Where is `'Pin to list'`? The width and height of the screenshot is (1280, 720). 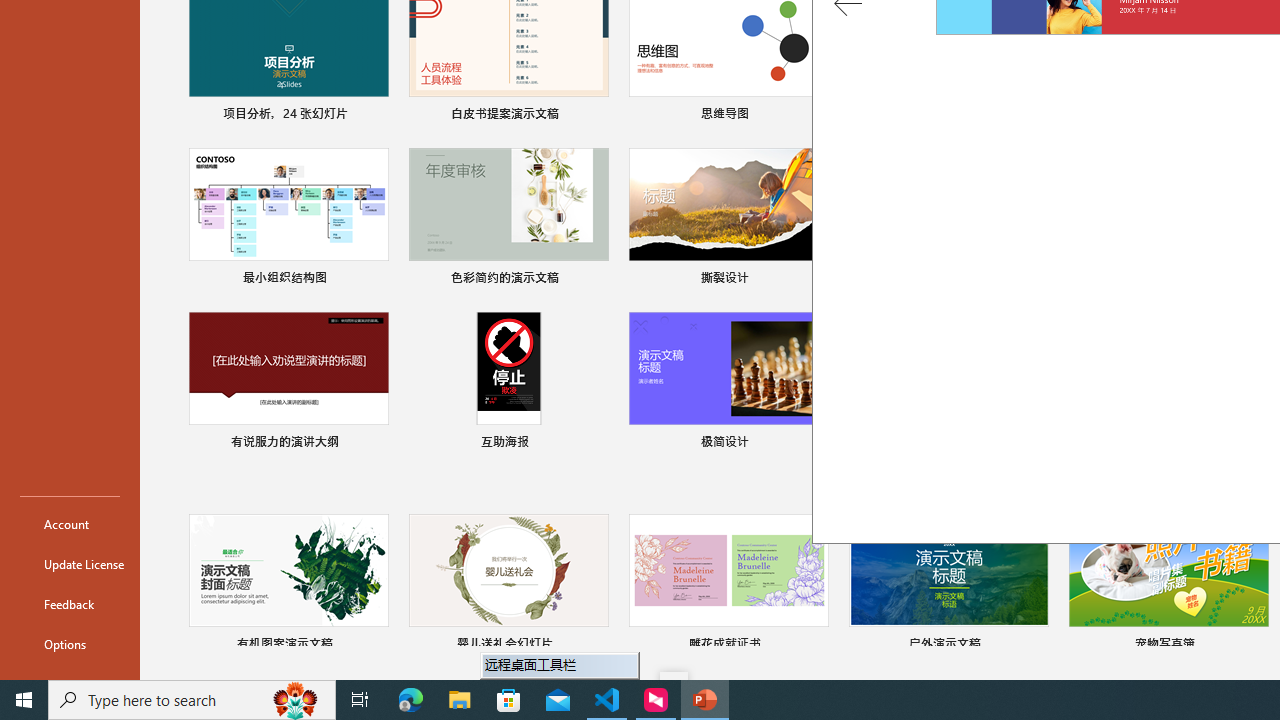
'Pin to list' is located at coordinates (1254, 645).